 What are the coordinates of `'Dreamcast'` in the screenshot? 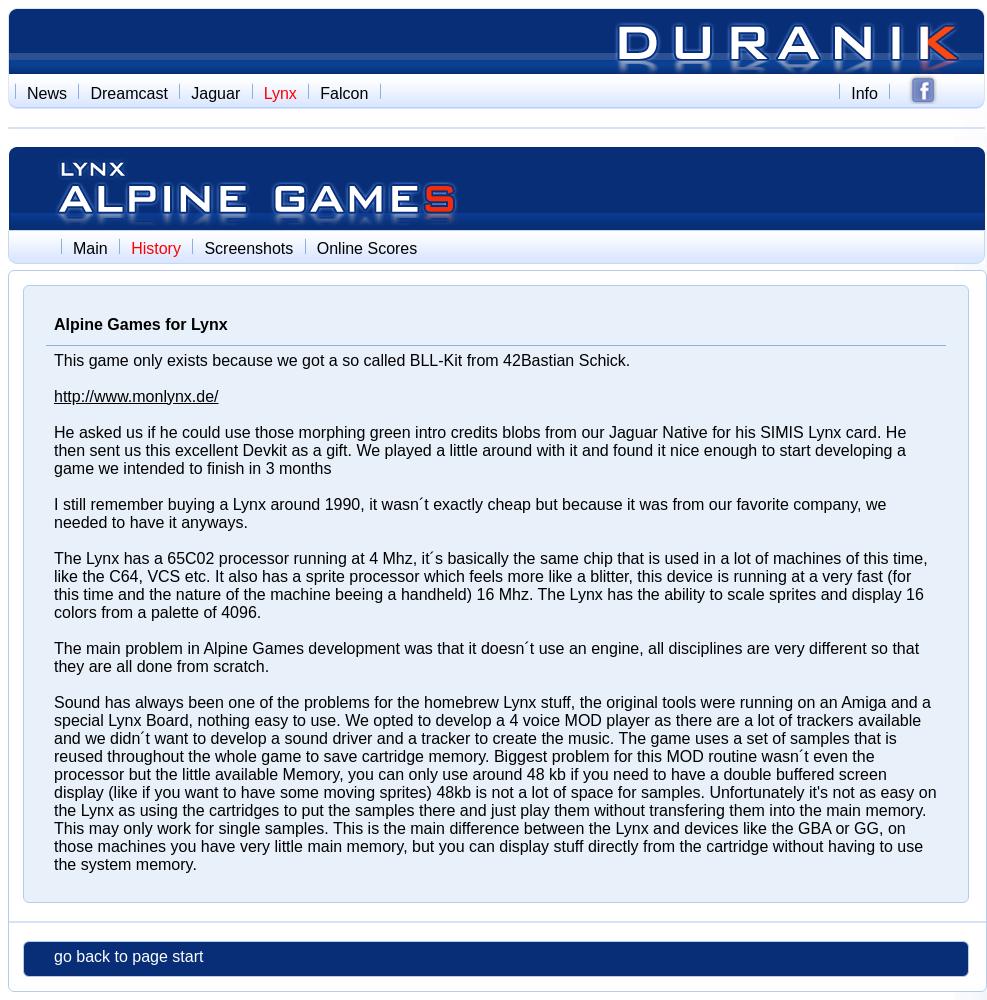 It's located at (128, 91).